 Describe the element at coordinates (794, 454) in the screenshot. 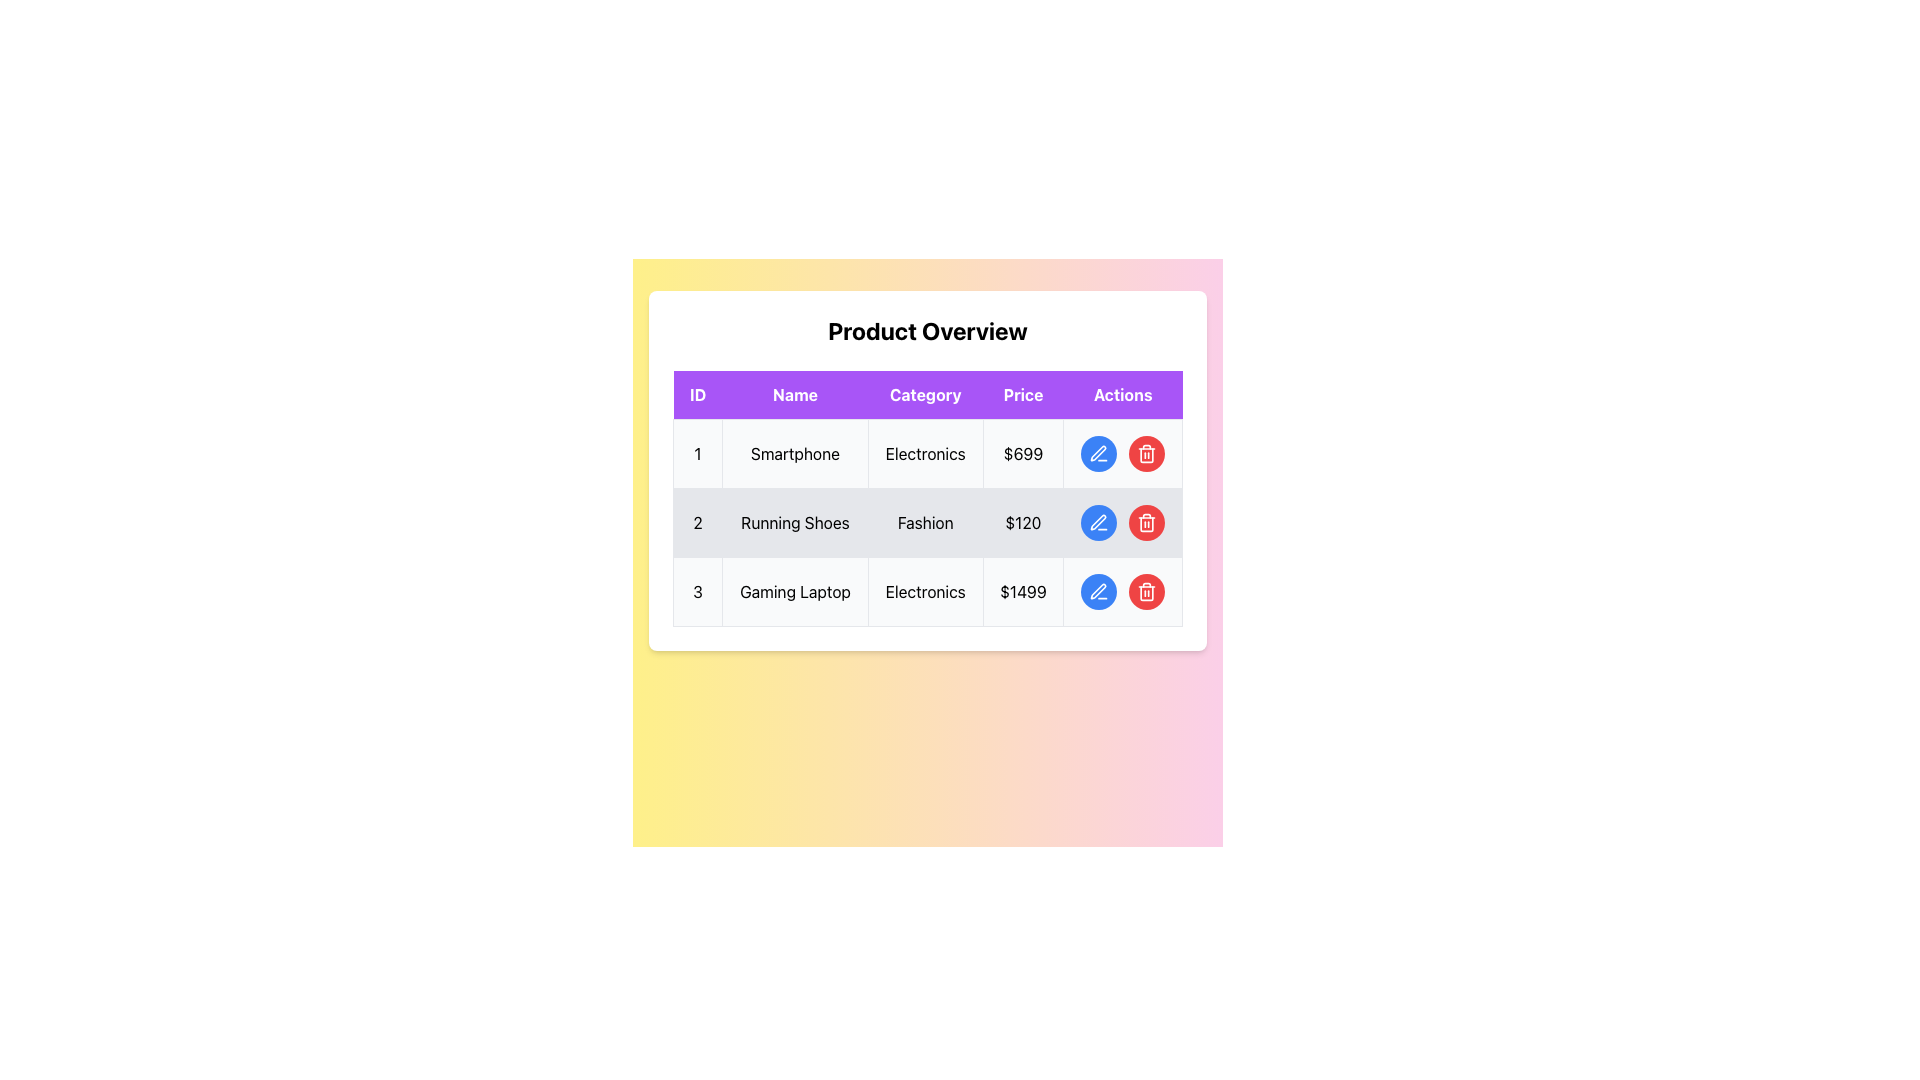

I see `the text label displaying 'Smartphone', which is located in the second cell of the first row under the 'Name' column in the data table` at that location.